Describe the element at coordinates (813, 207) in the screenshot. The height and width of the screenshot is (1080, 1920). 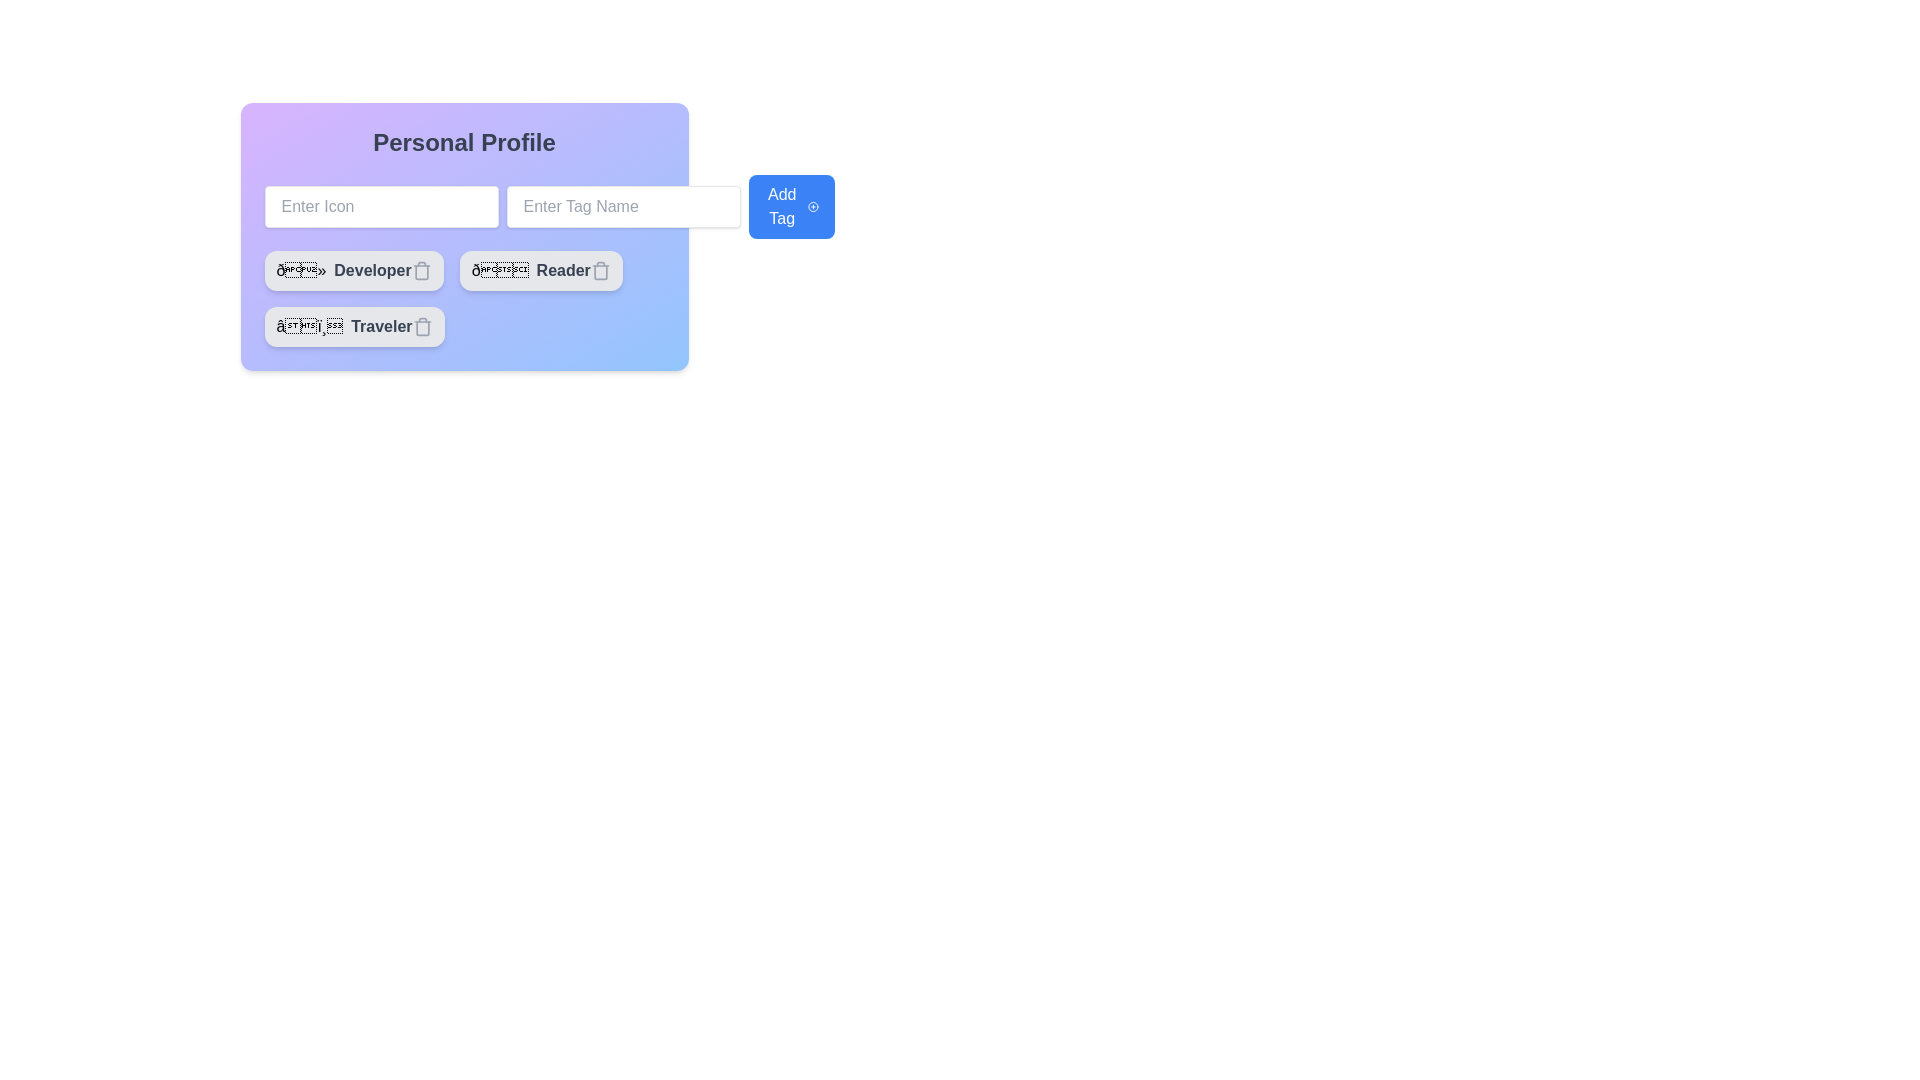
I see `the decorative '+' icon located on the right side of the 'Add Tag' button, which is a circular icon rendered with precise lines` at that location.